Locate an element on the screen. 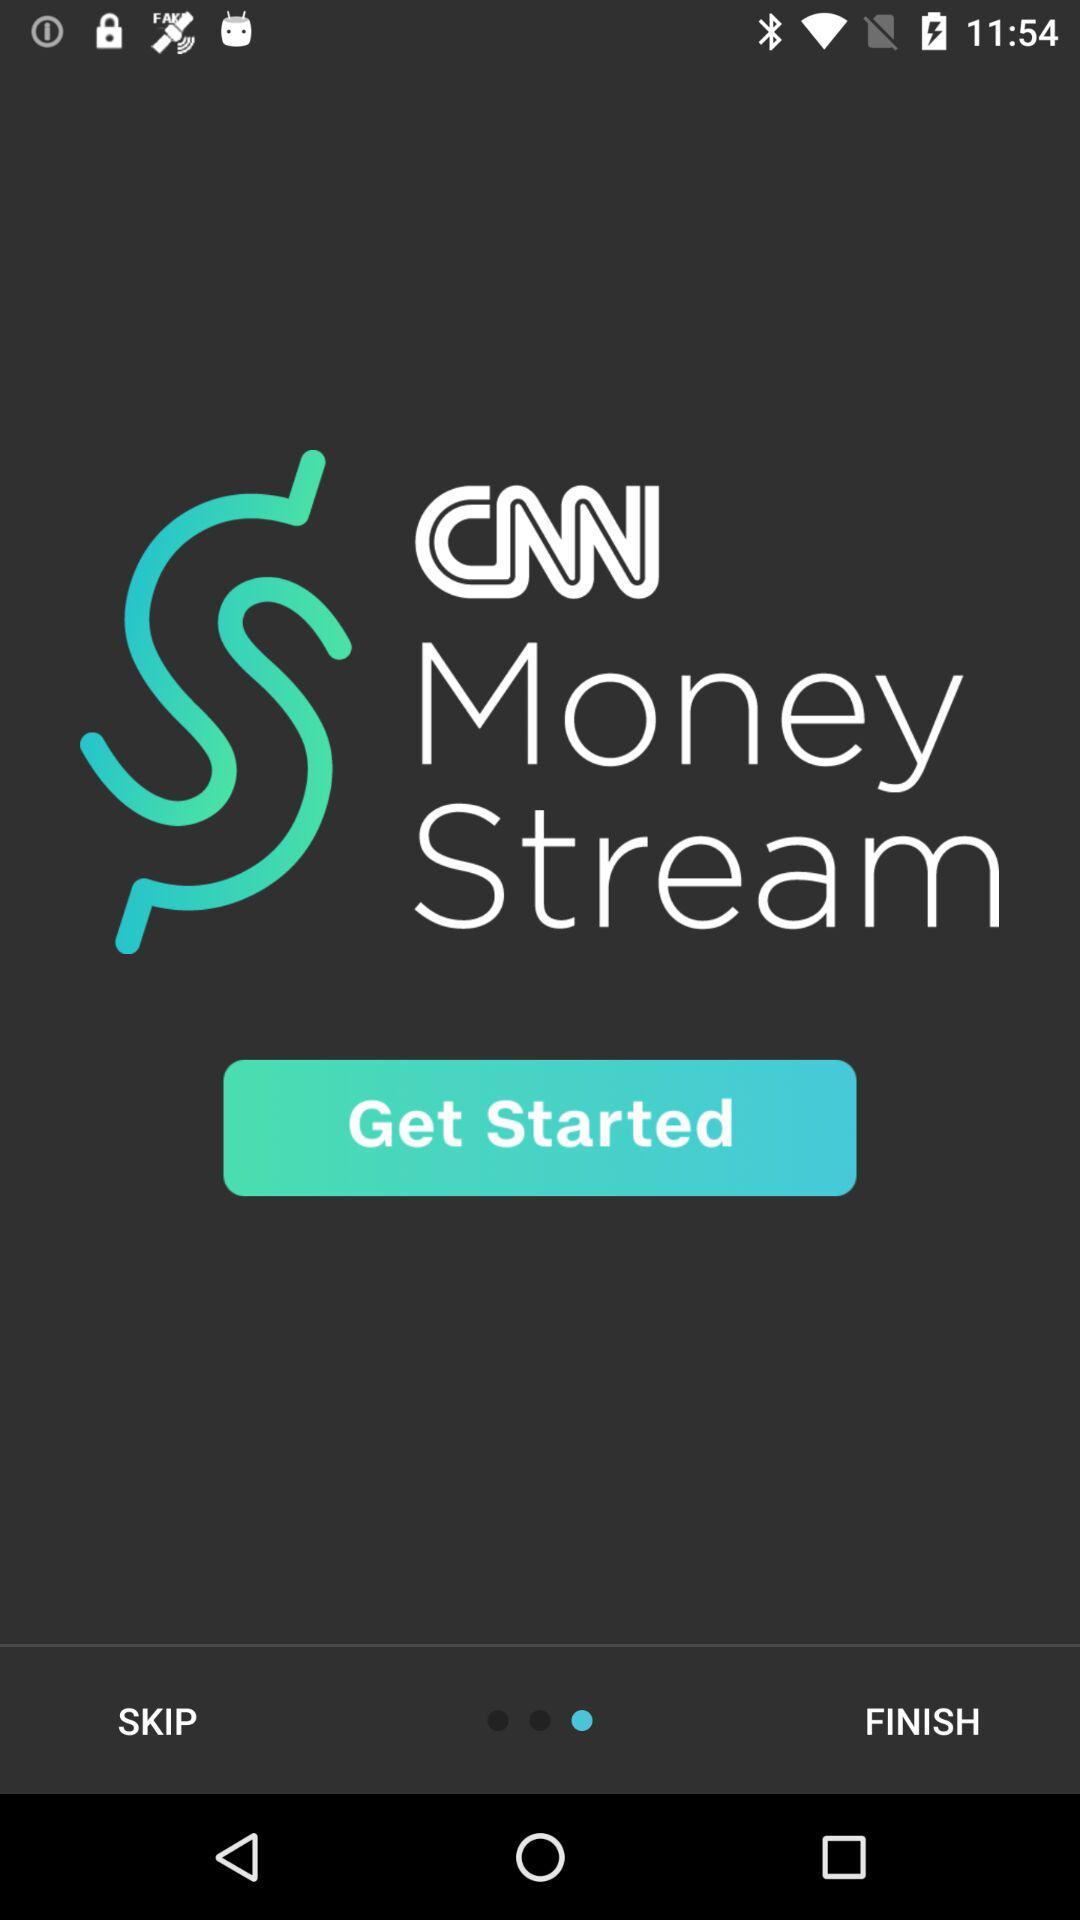 The image size is (1080, 1920). loading is located at coordinates (582, 1719).